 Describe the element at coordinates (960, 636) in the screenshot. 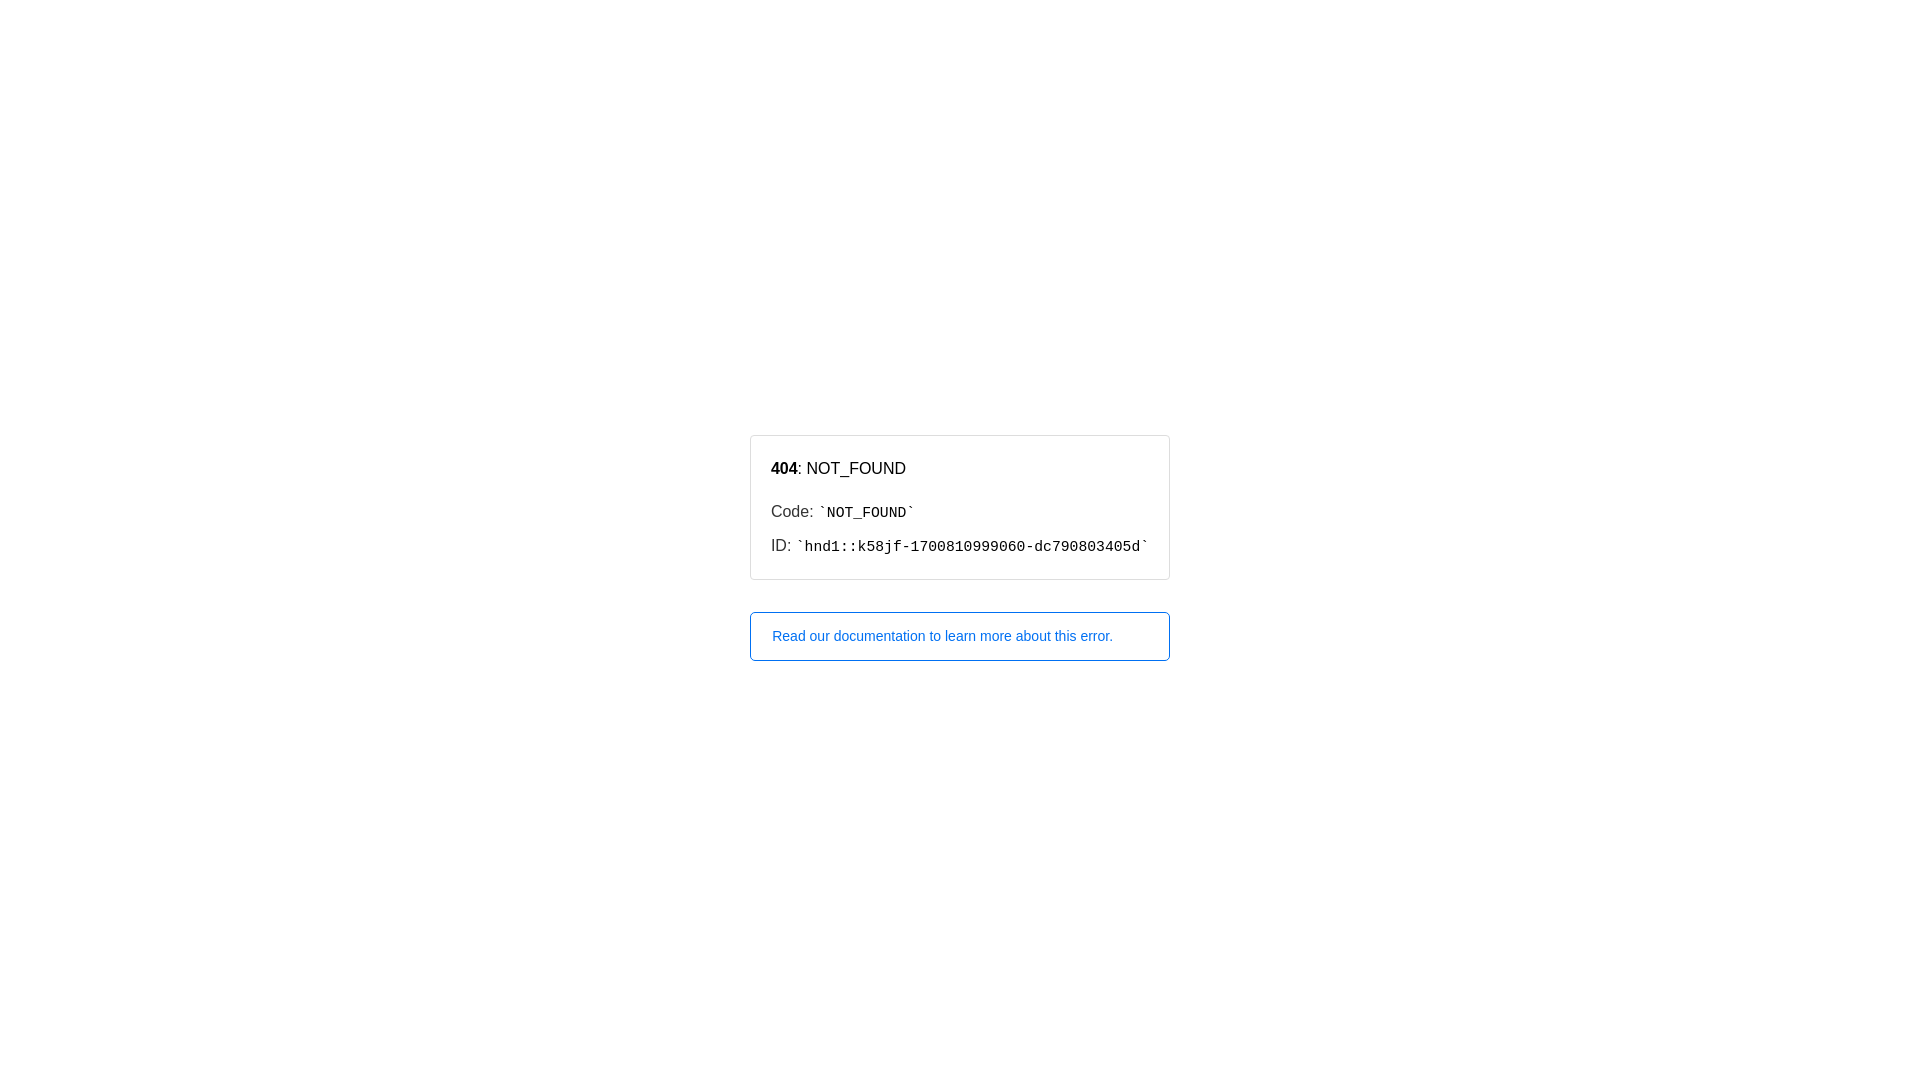

I see `'Read our documentation to learn more about this error.'` at that location.